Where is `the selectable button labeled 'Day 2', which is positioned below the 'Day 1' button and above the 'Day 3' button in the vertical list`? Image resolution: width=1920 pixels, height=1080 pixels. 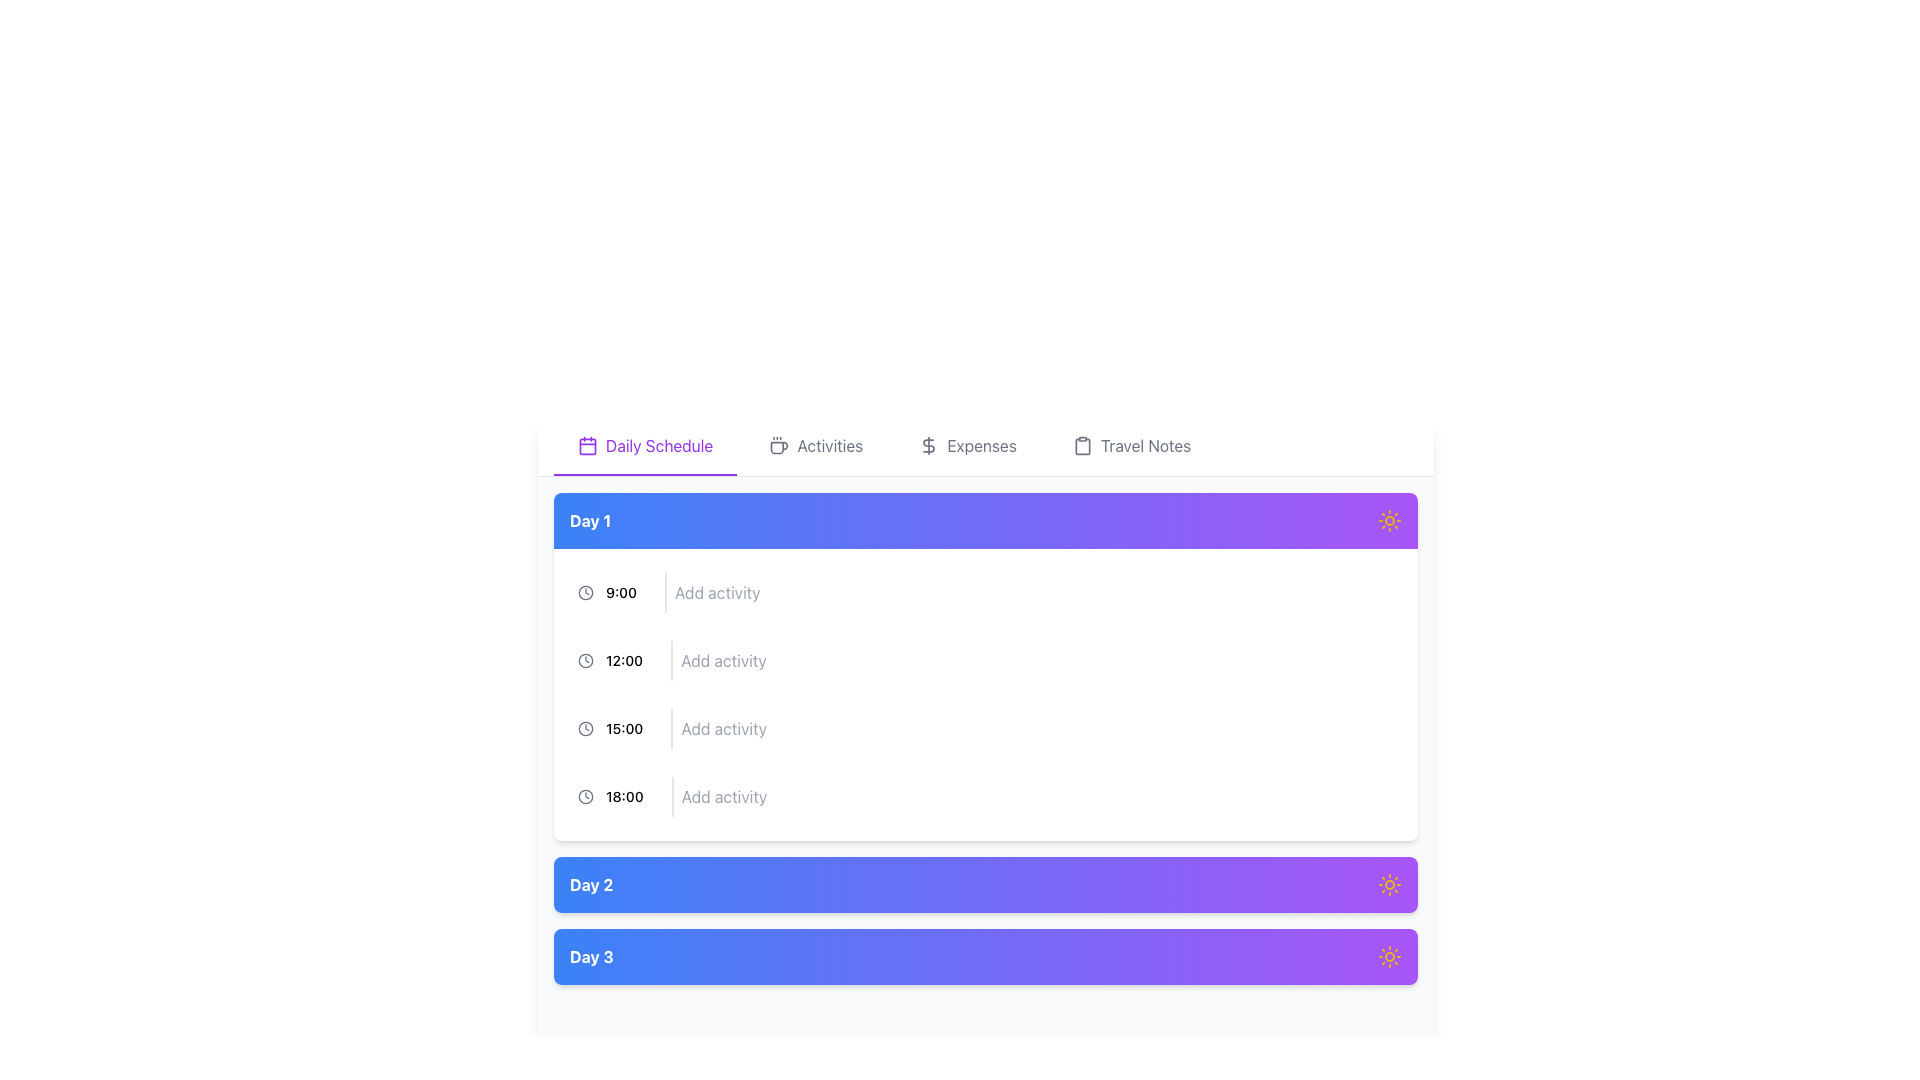 the selectable button labeled 'Day 2', which is positioned below the 'Day 1' button and above the 'Day 3' button in the vertical list is located at coordinates (985, 883).